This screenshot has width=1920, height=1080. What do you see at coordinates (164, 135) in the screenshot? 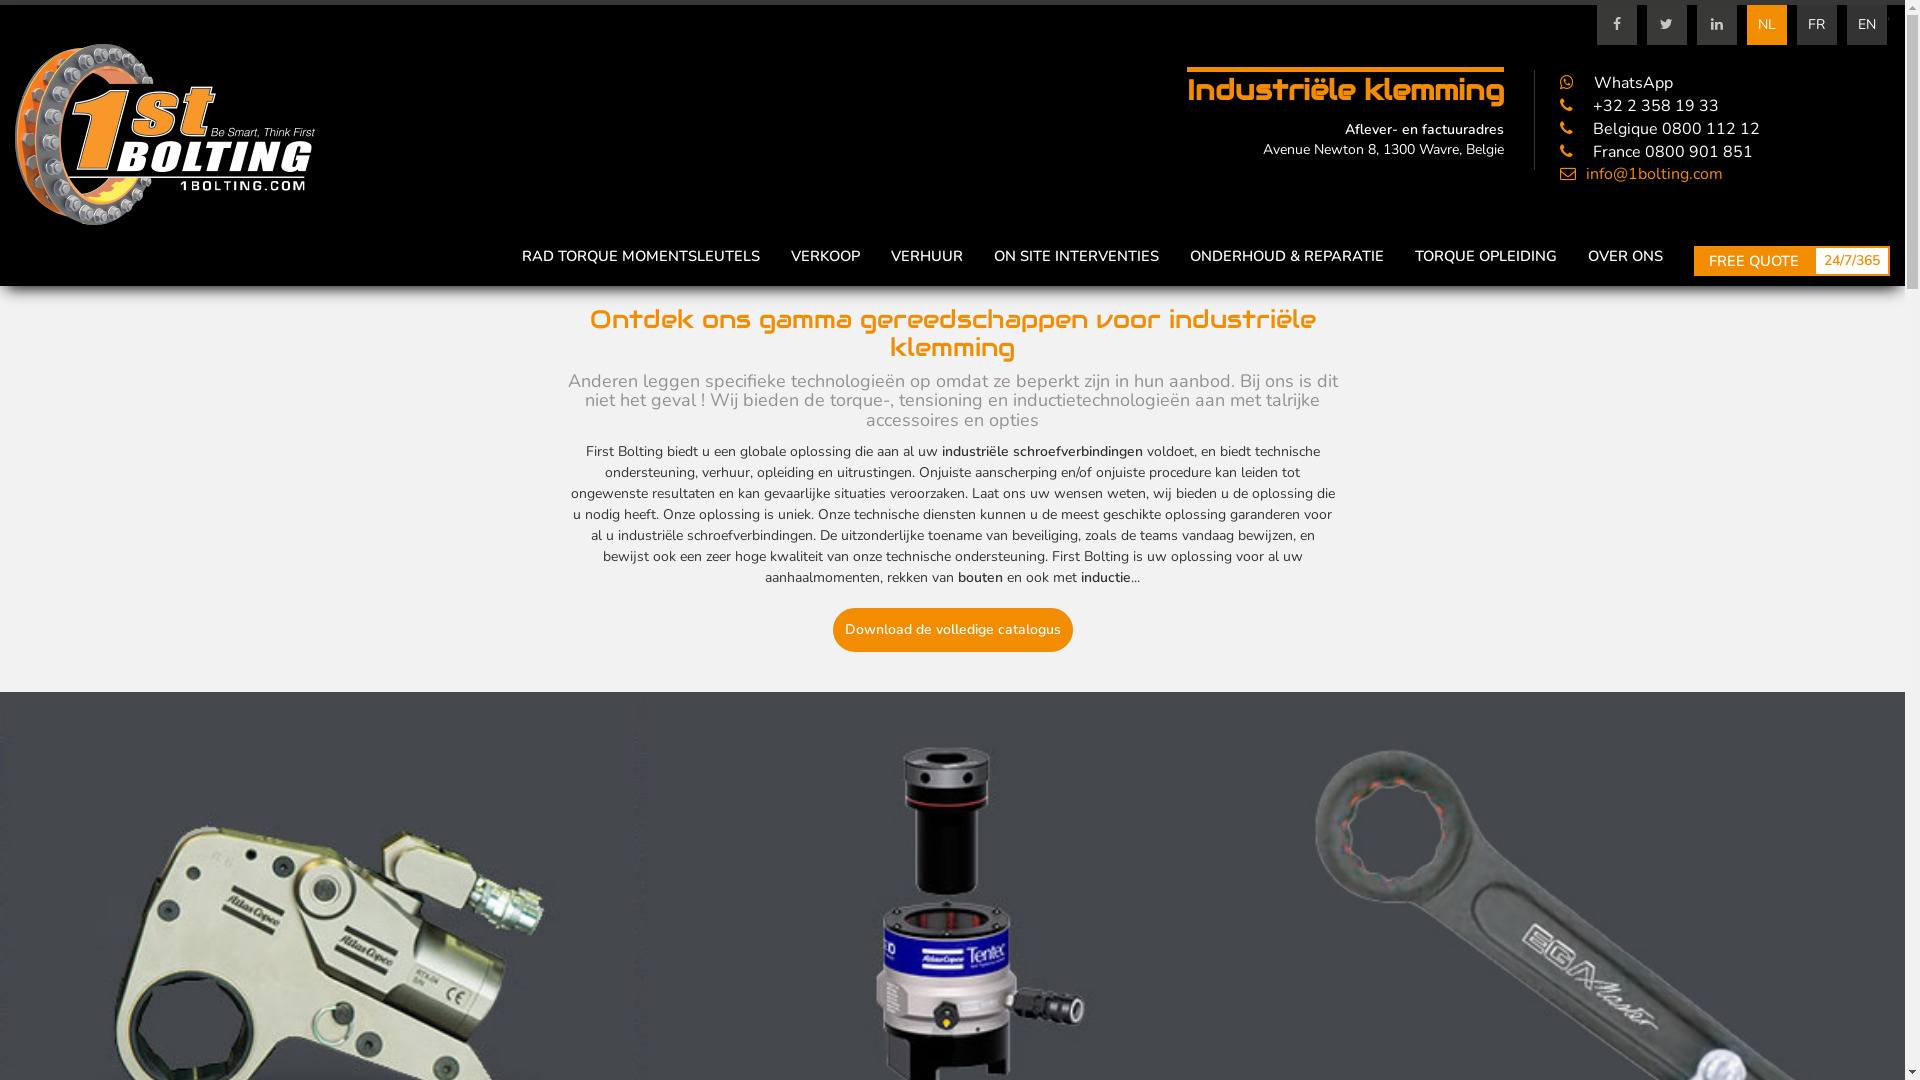
I see `'1st Bolting'` at bounding box center [164, 135].